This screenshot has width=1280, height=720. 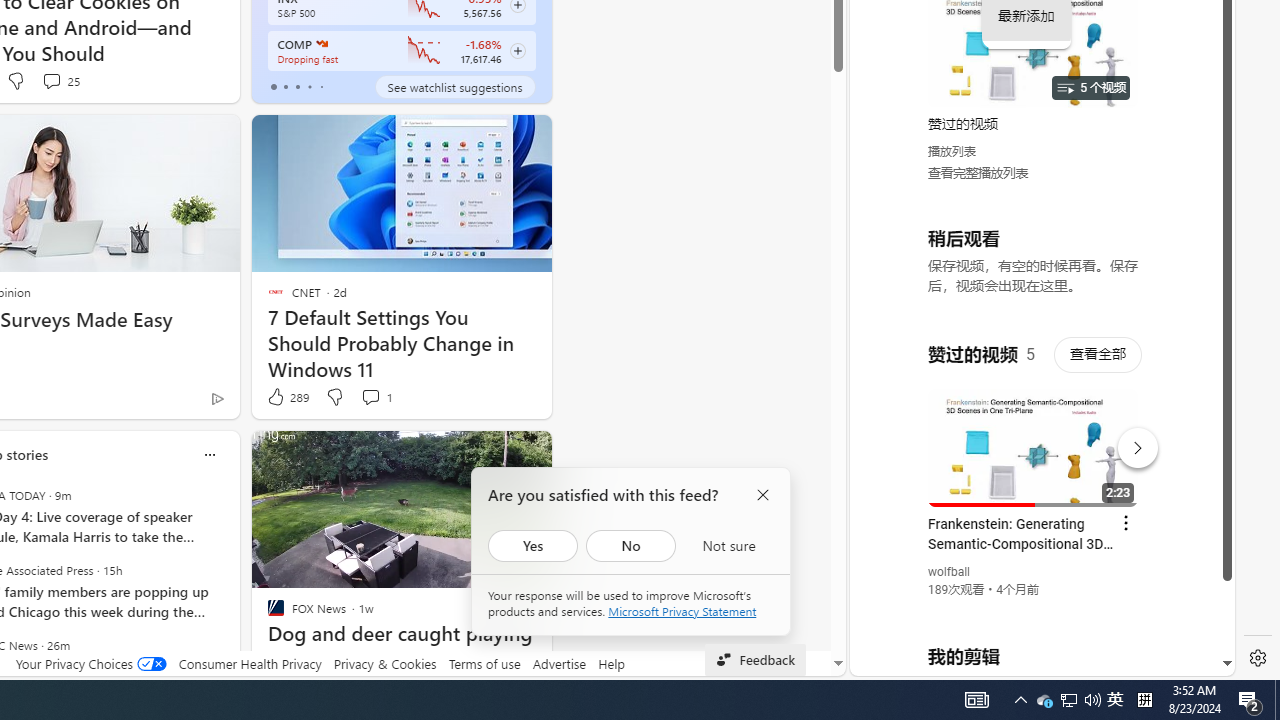 What do you see at coordinates (321, 43) in the screenshot?
I see `'NASDAQ'` at bounding box center [321, 43].